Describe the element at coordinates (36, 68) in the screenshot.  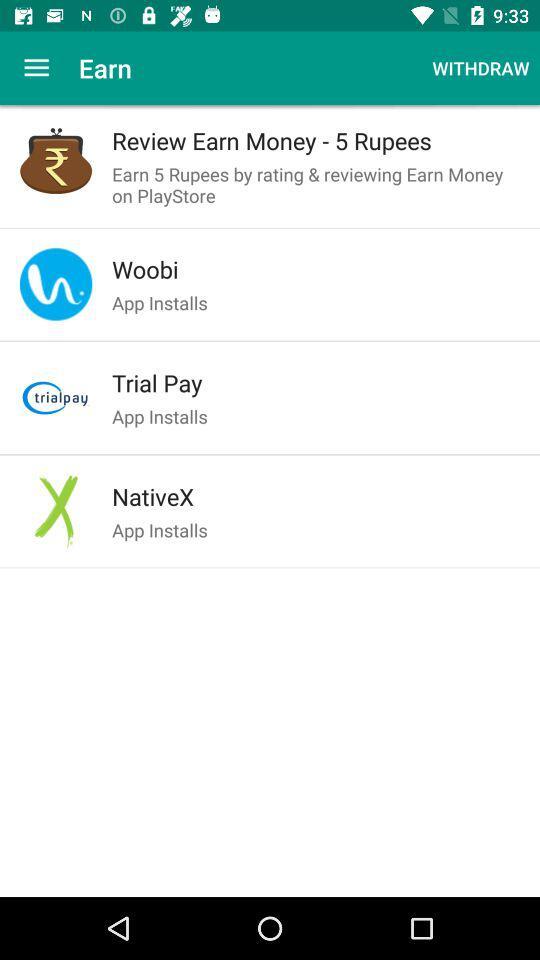
I see `the item next to the earn app` at that location.